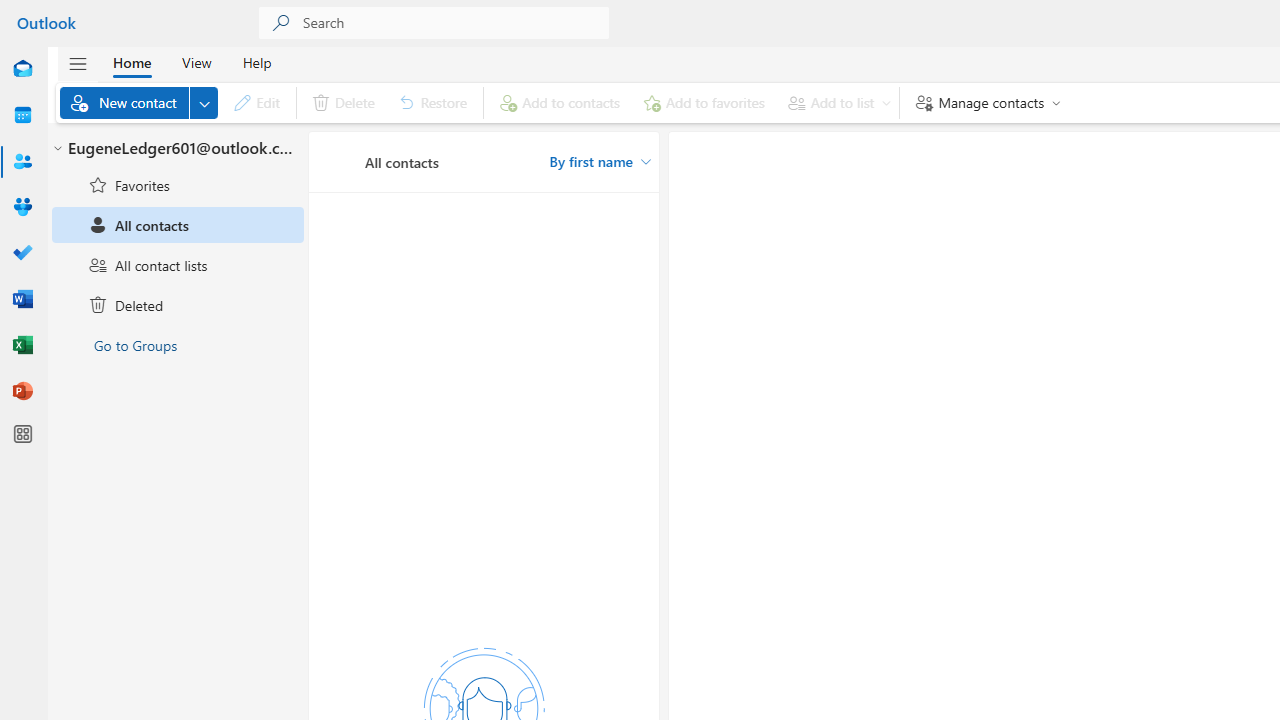 Image resolution: width=1280 pixels, height=720 pixels. Describe the element at coordinates (23, 253) in the screenshot. I see `'To Do'` at that location.